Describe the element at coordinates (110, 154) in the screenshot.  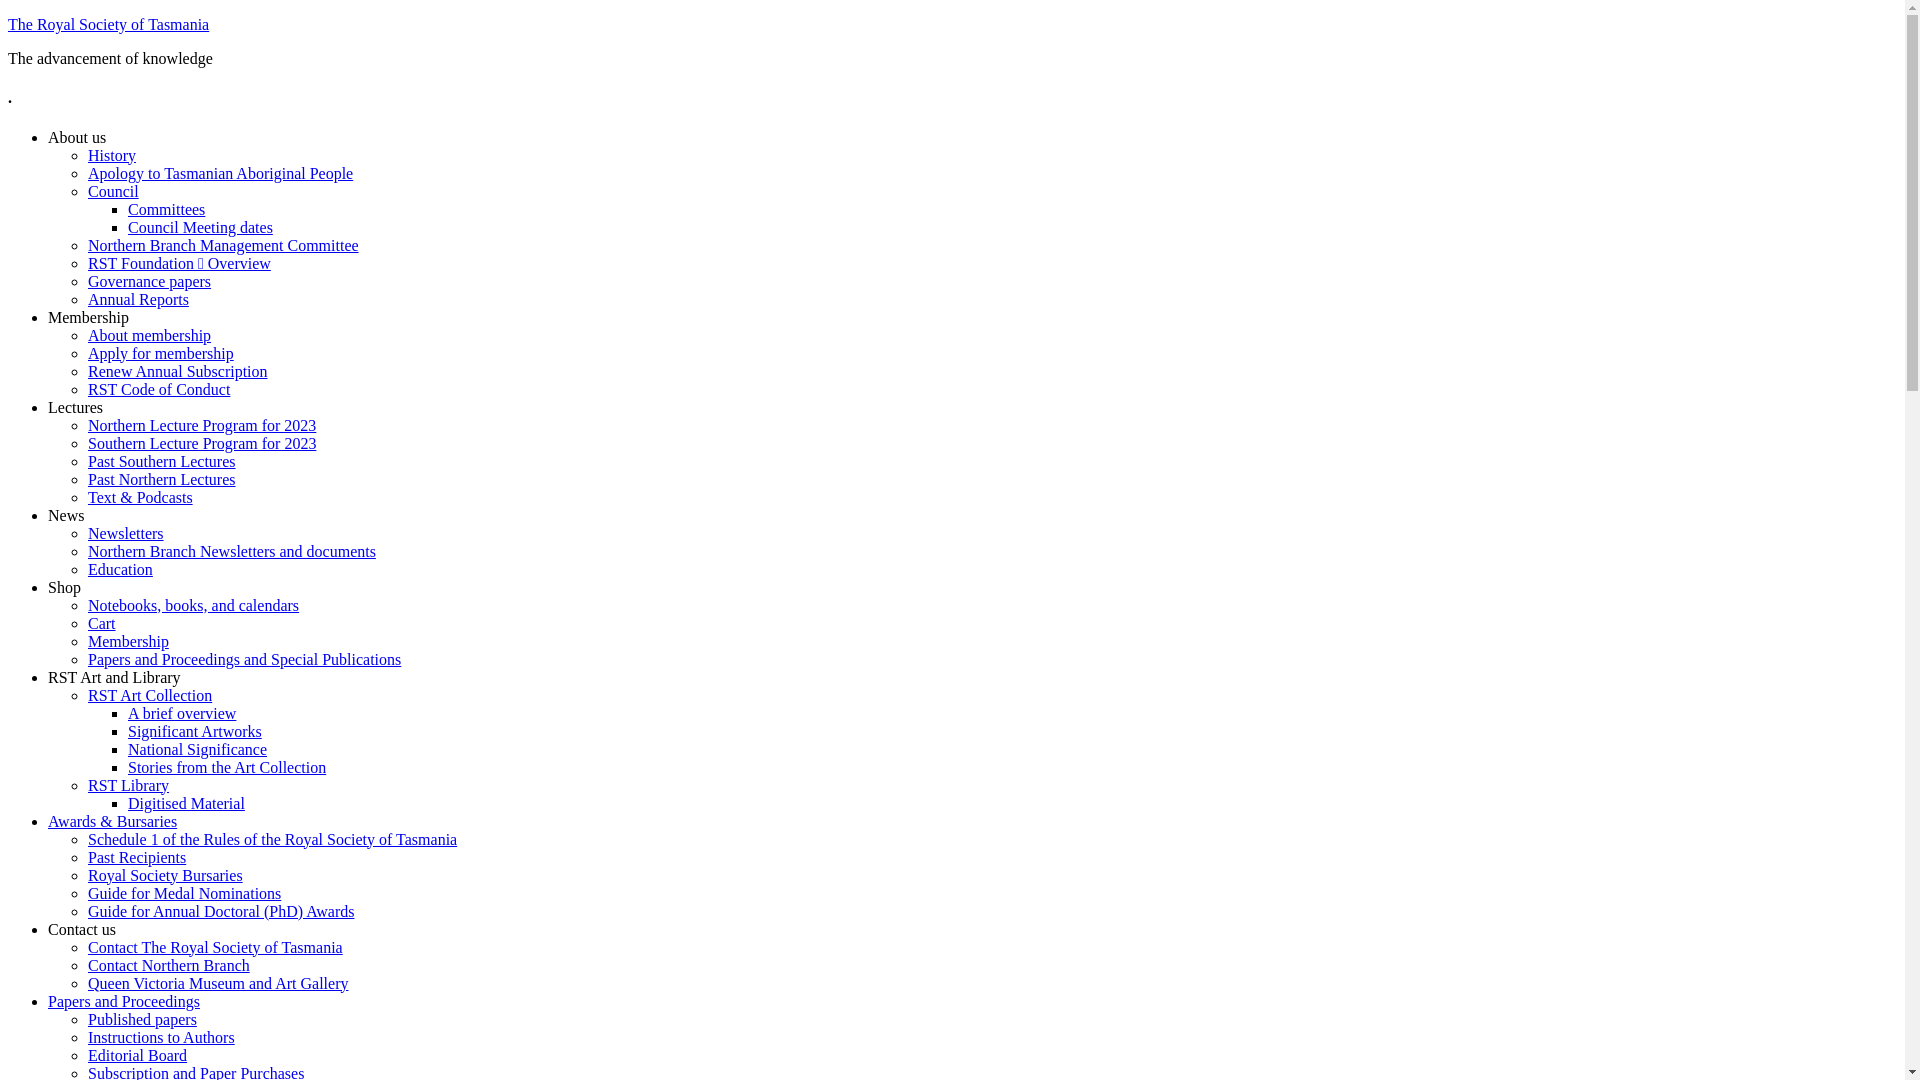
I see `'History'` at that location.